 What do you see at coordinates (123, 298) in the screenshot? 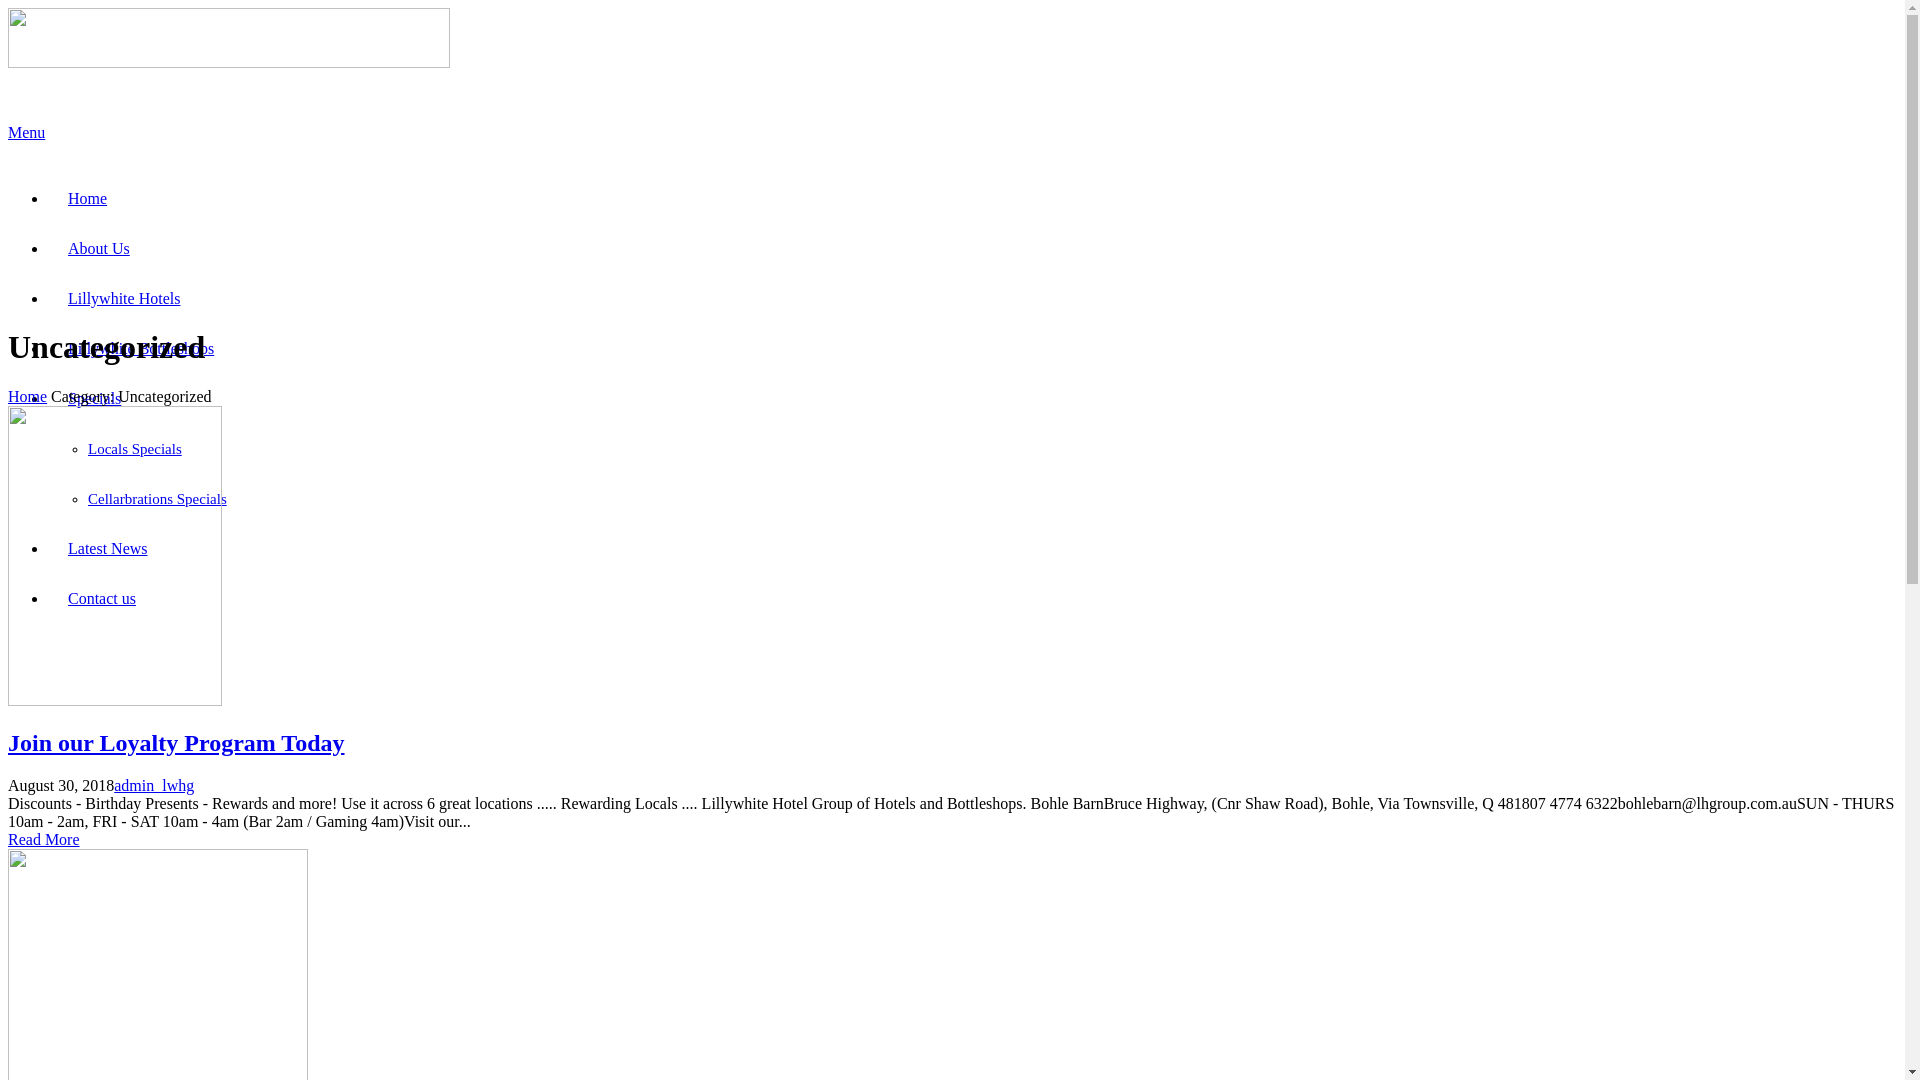
I see `'Lillywhite Hotels'` at bounding box center [123, 298].